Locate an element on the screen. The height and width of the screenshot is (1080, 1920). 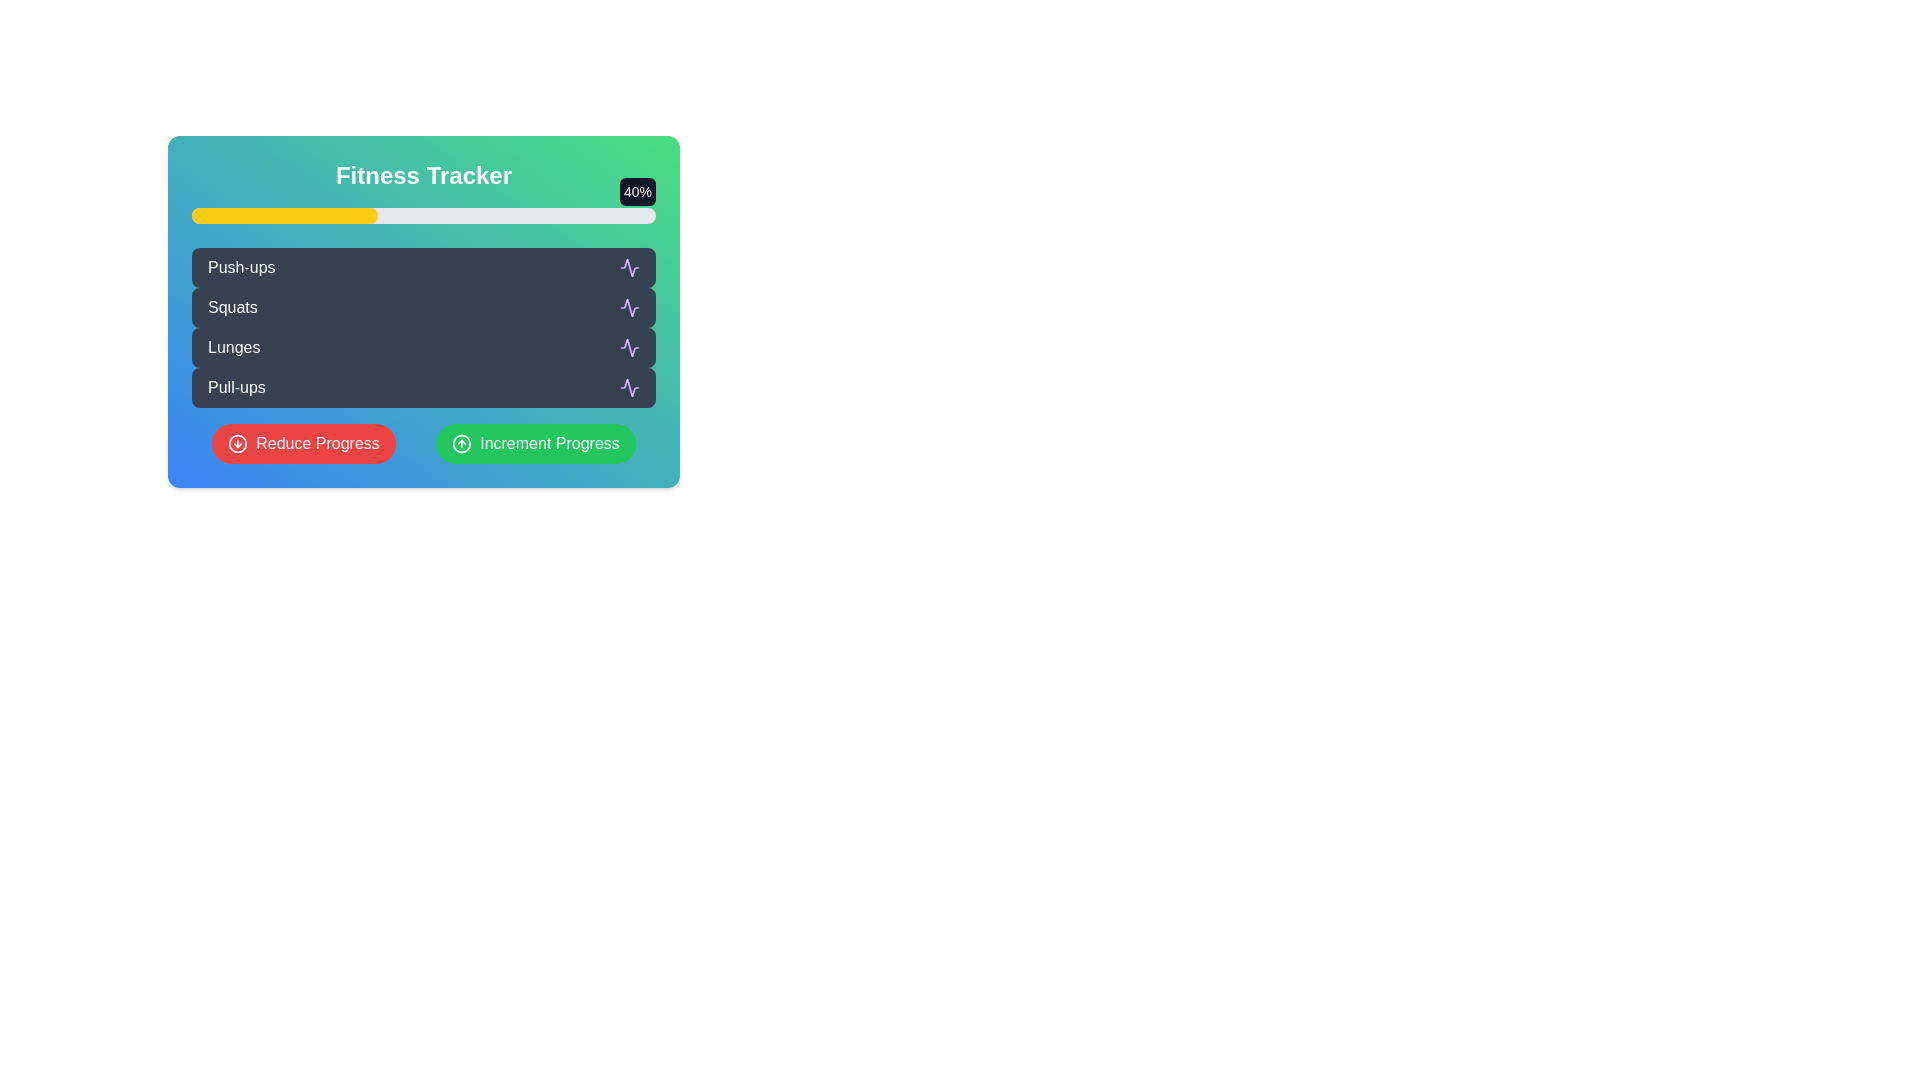
the small, purple-colored icon resembling an activity or heartbeat monitor located in the second row of the 'Squats' section within the dark gray area of the fitness tracker interface is located at coordinates (628, 308).